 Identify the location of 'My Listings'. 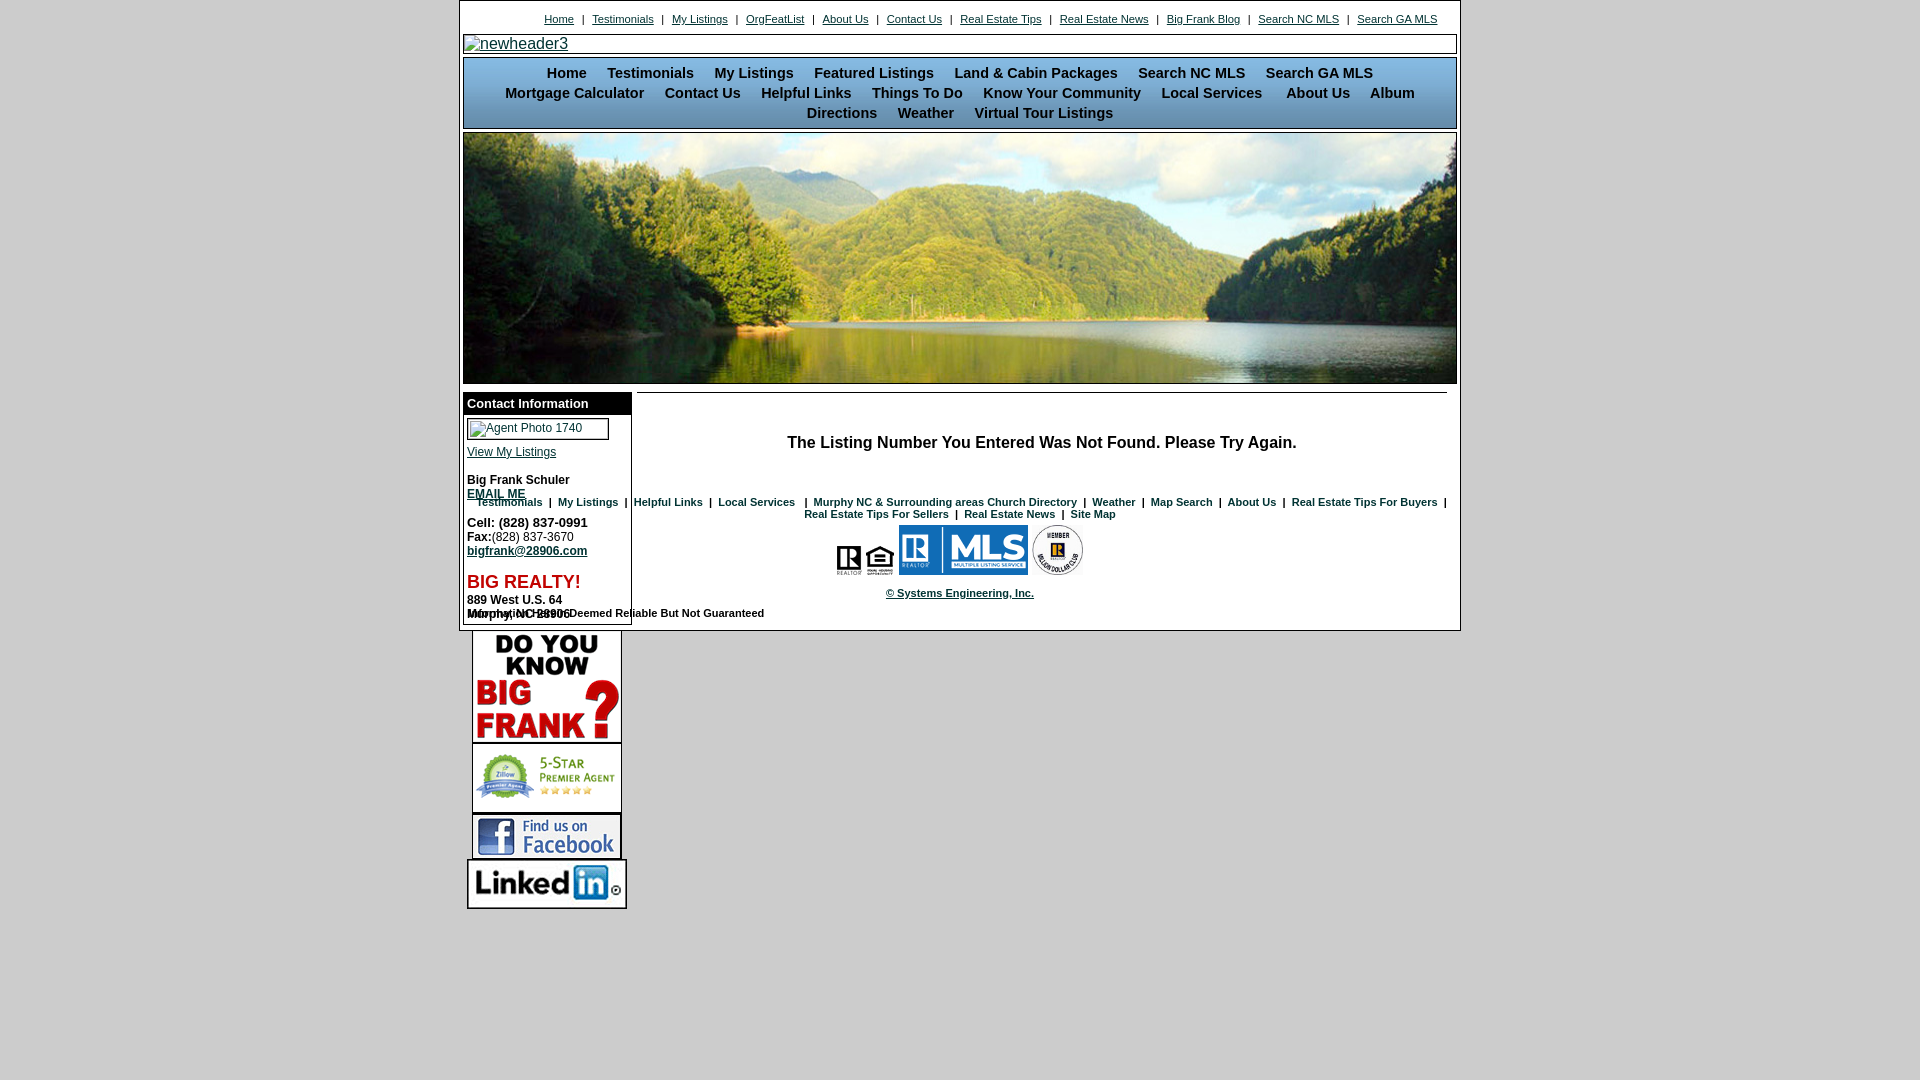
(699, 19).